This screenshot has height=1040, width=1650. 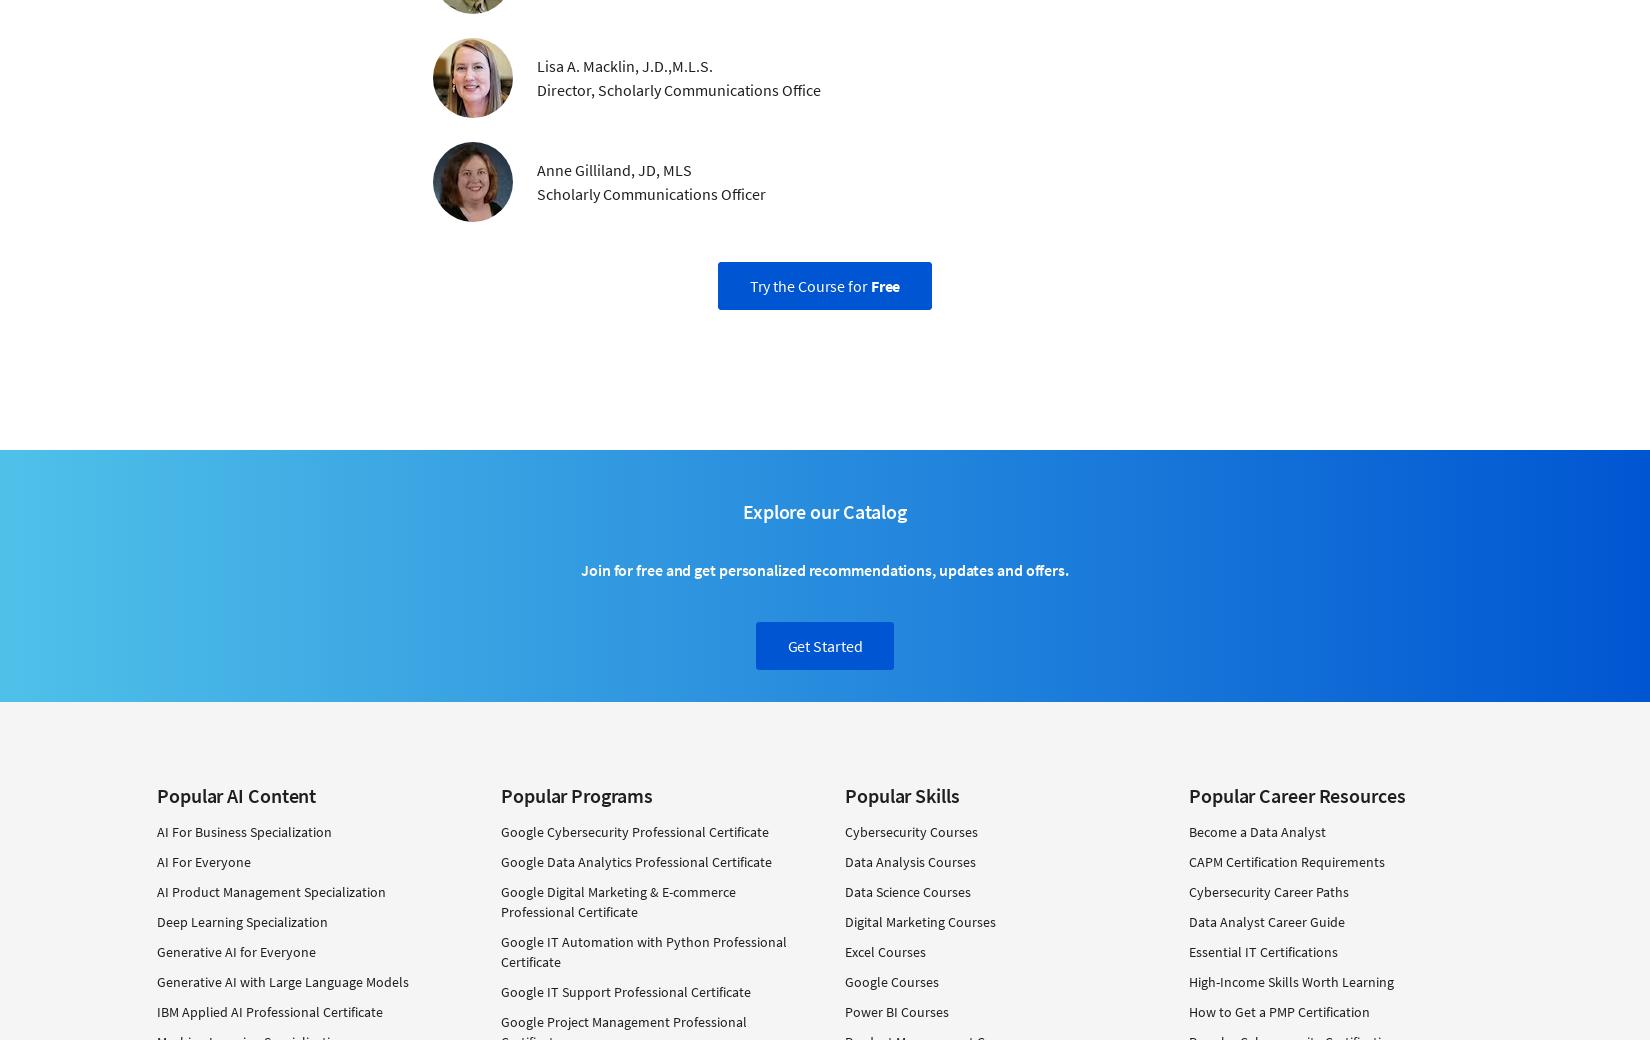 I want to click on 'Explore our Catalog', so click(x=741, y=510).